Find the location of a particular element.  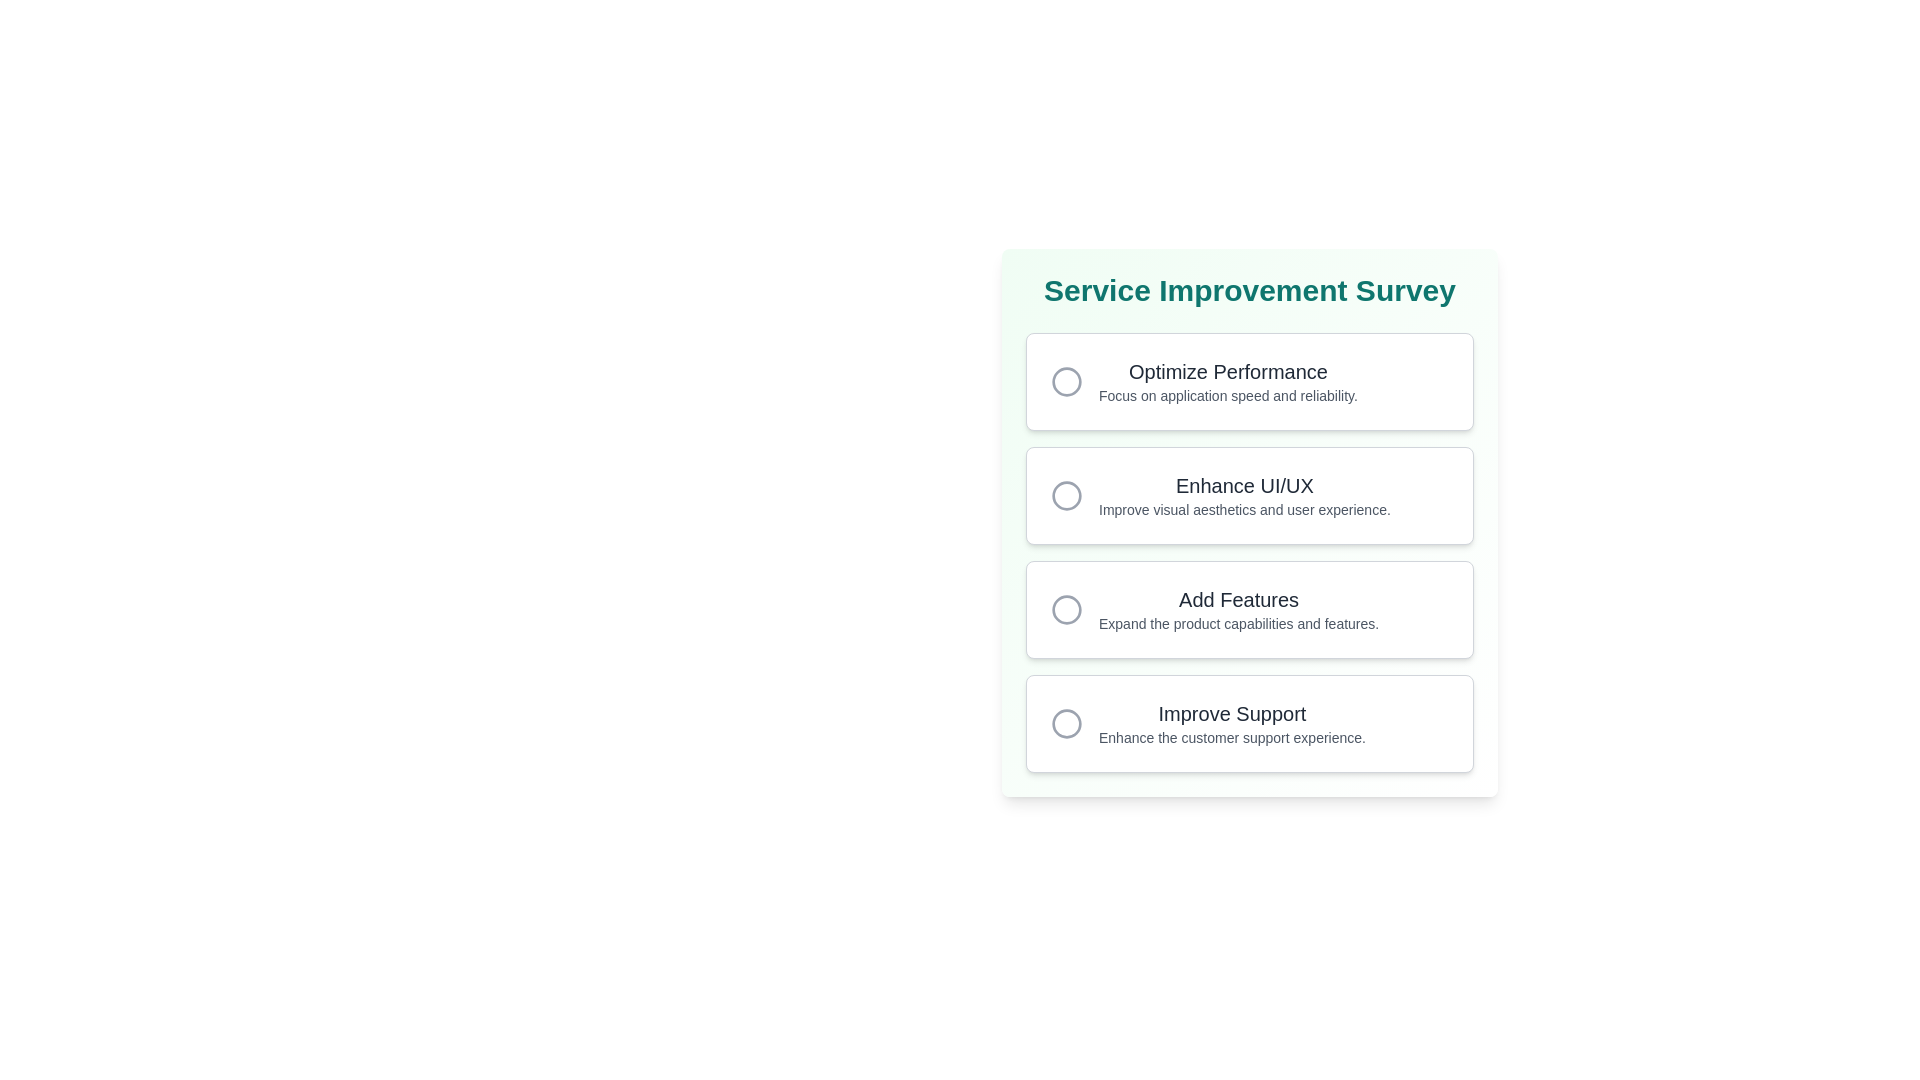

the unselected radio button icon located to the left of the 'Add Features' text is located at coordinates (1065, 608).